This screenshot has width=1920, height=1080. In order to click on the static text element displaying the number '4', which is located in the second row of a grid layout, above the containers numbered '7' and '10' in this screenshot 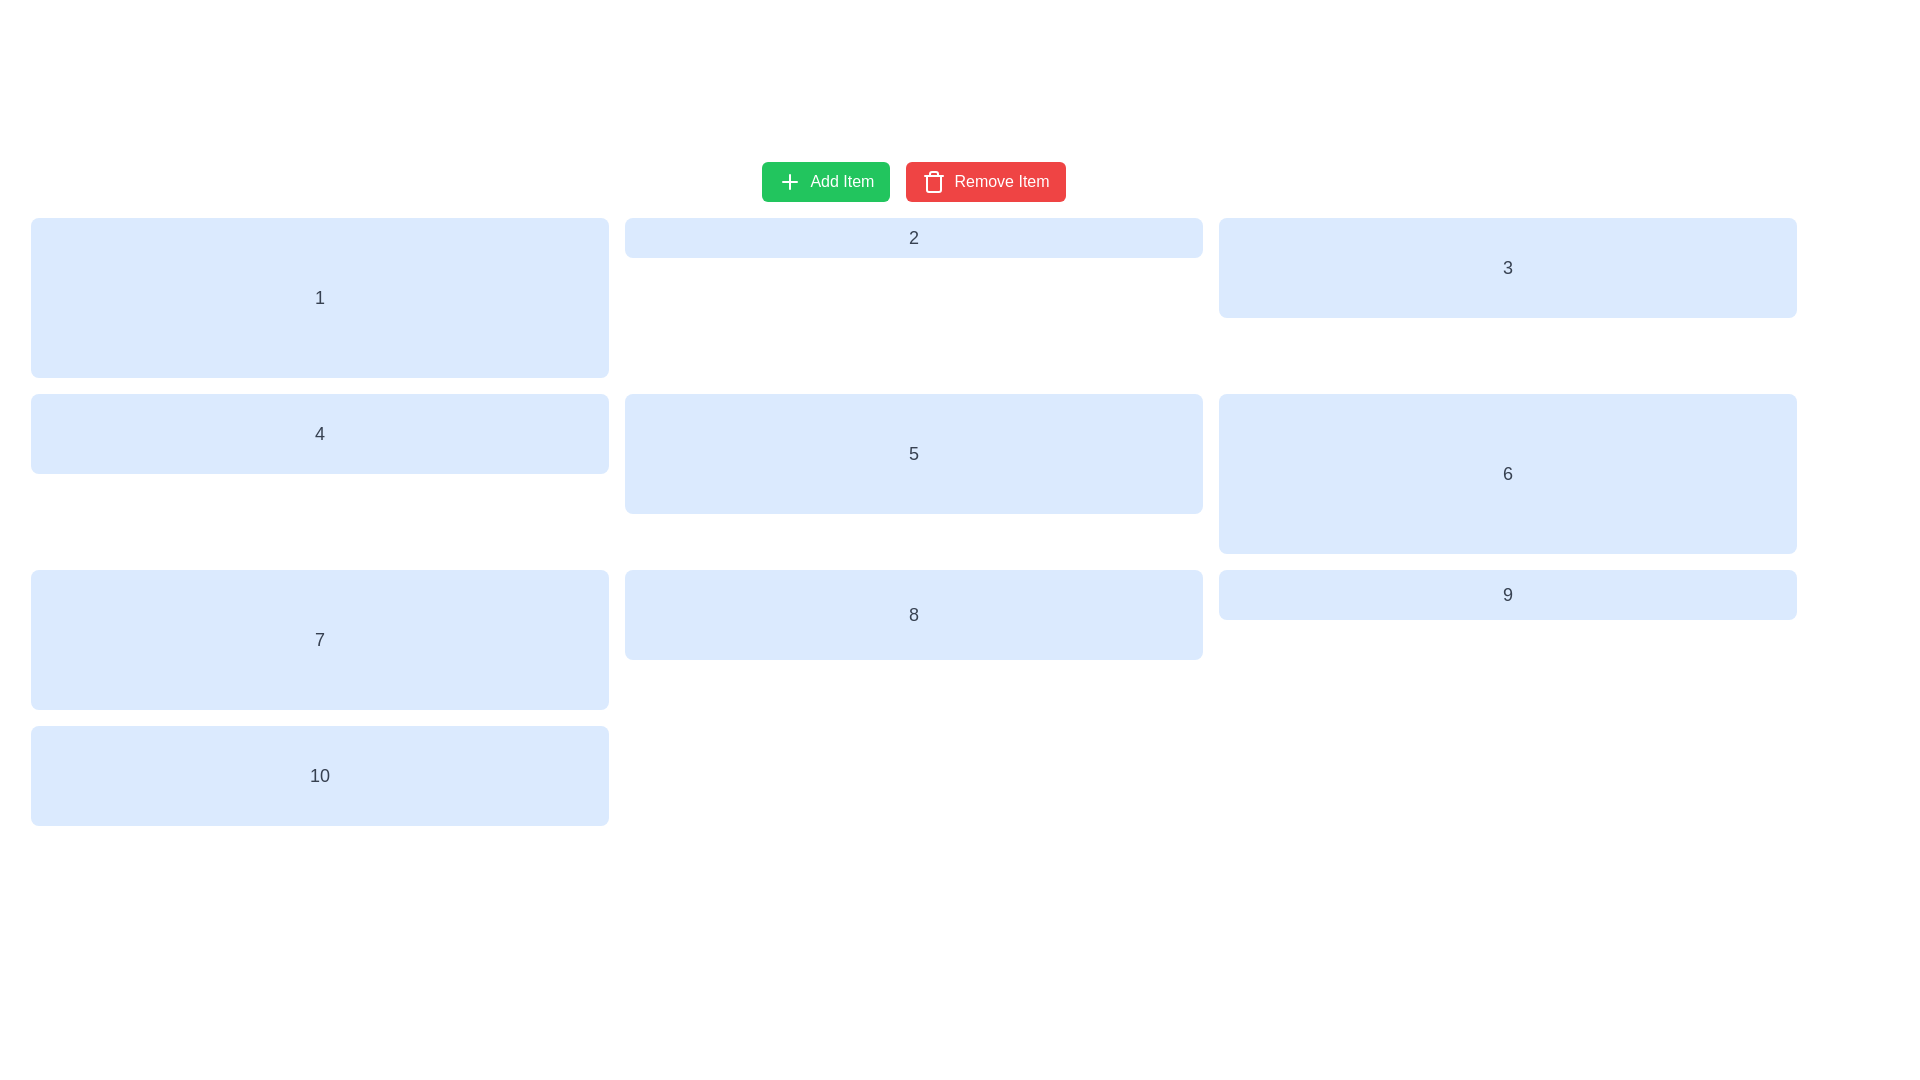, I will do `click(320, 433)`.